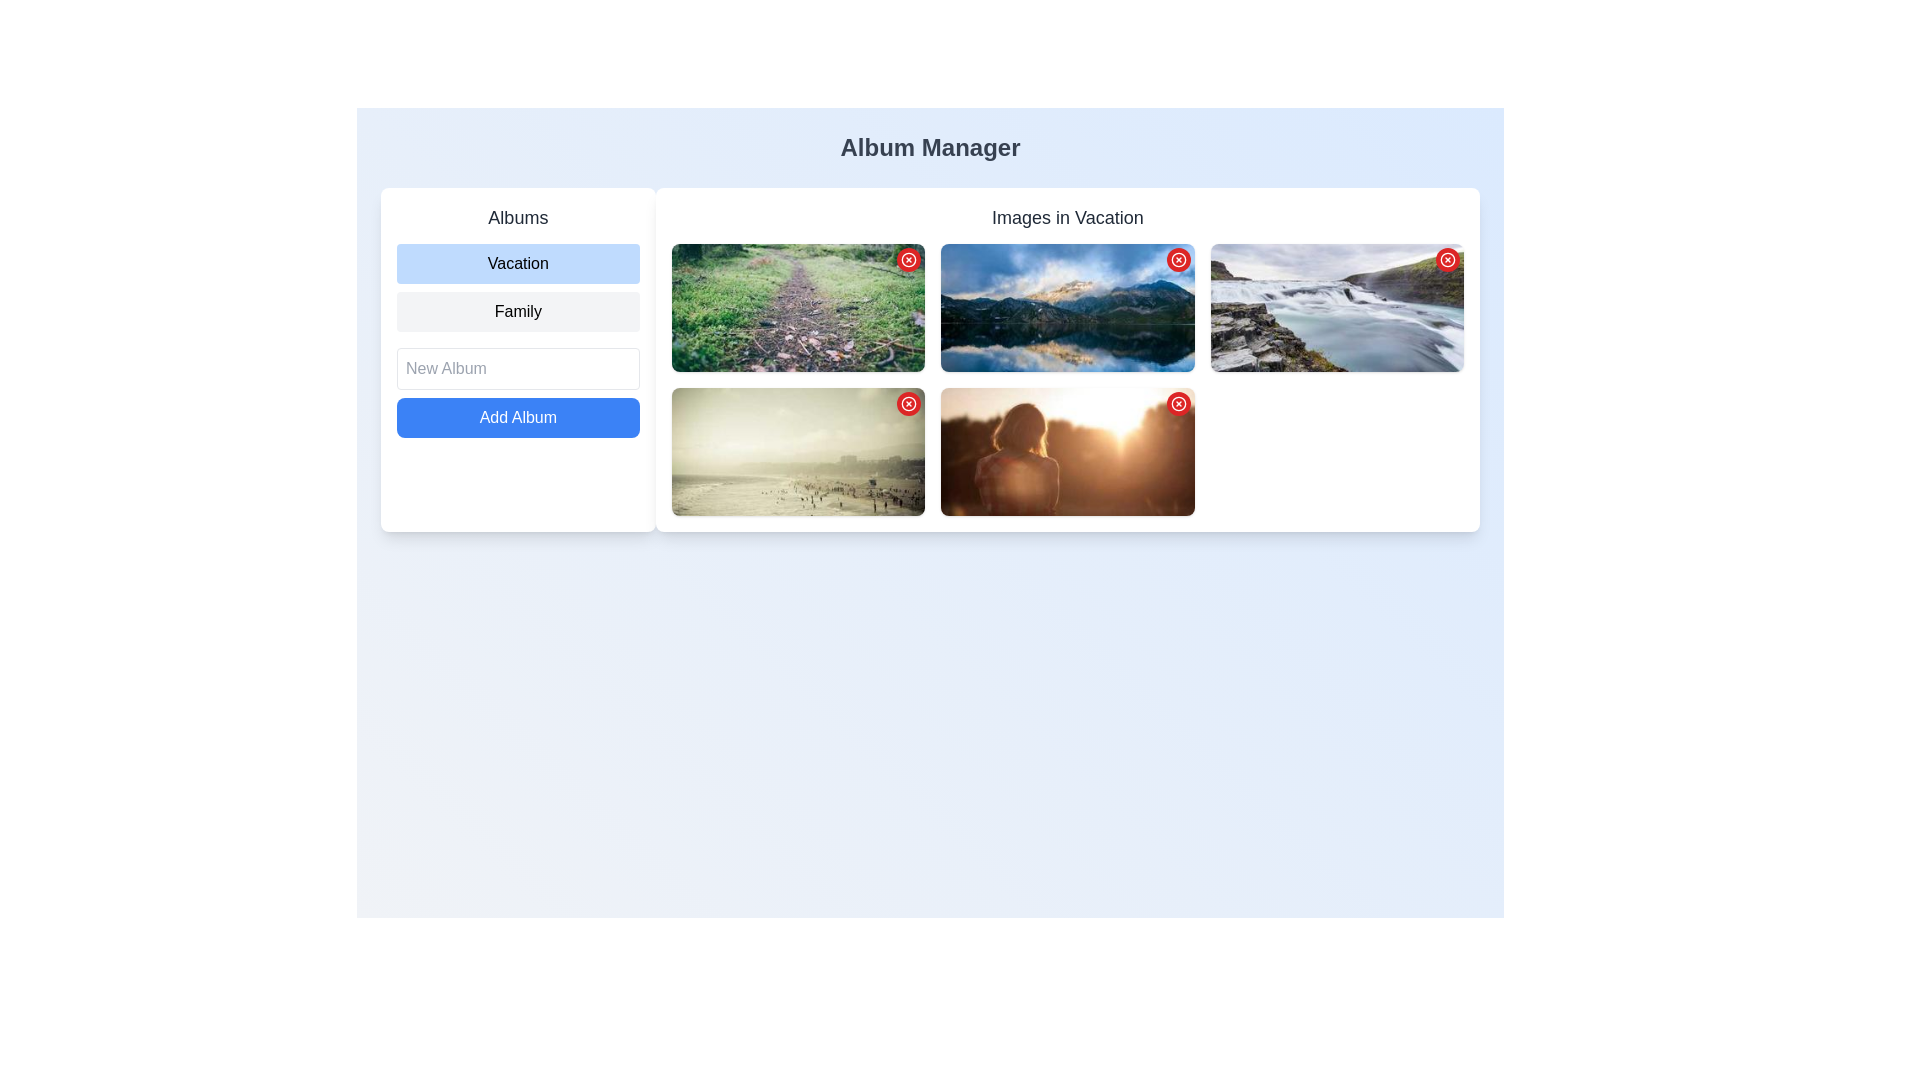 The height and width of the screenshot is (1080, 1920). I want to click on the removal button located in the top right corner of the river scene image in the 'Images in Vacation' section of the Album Manager interface, so click(1448, 258).